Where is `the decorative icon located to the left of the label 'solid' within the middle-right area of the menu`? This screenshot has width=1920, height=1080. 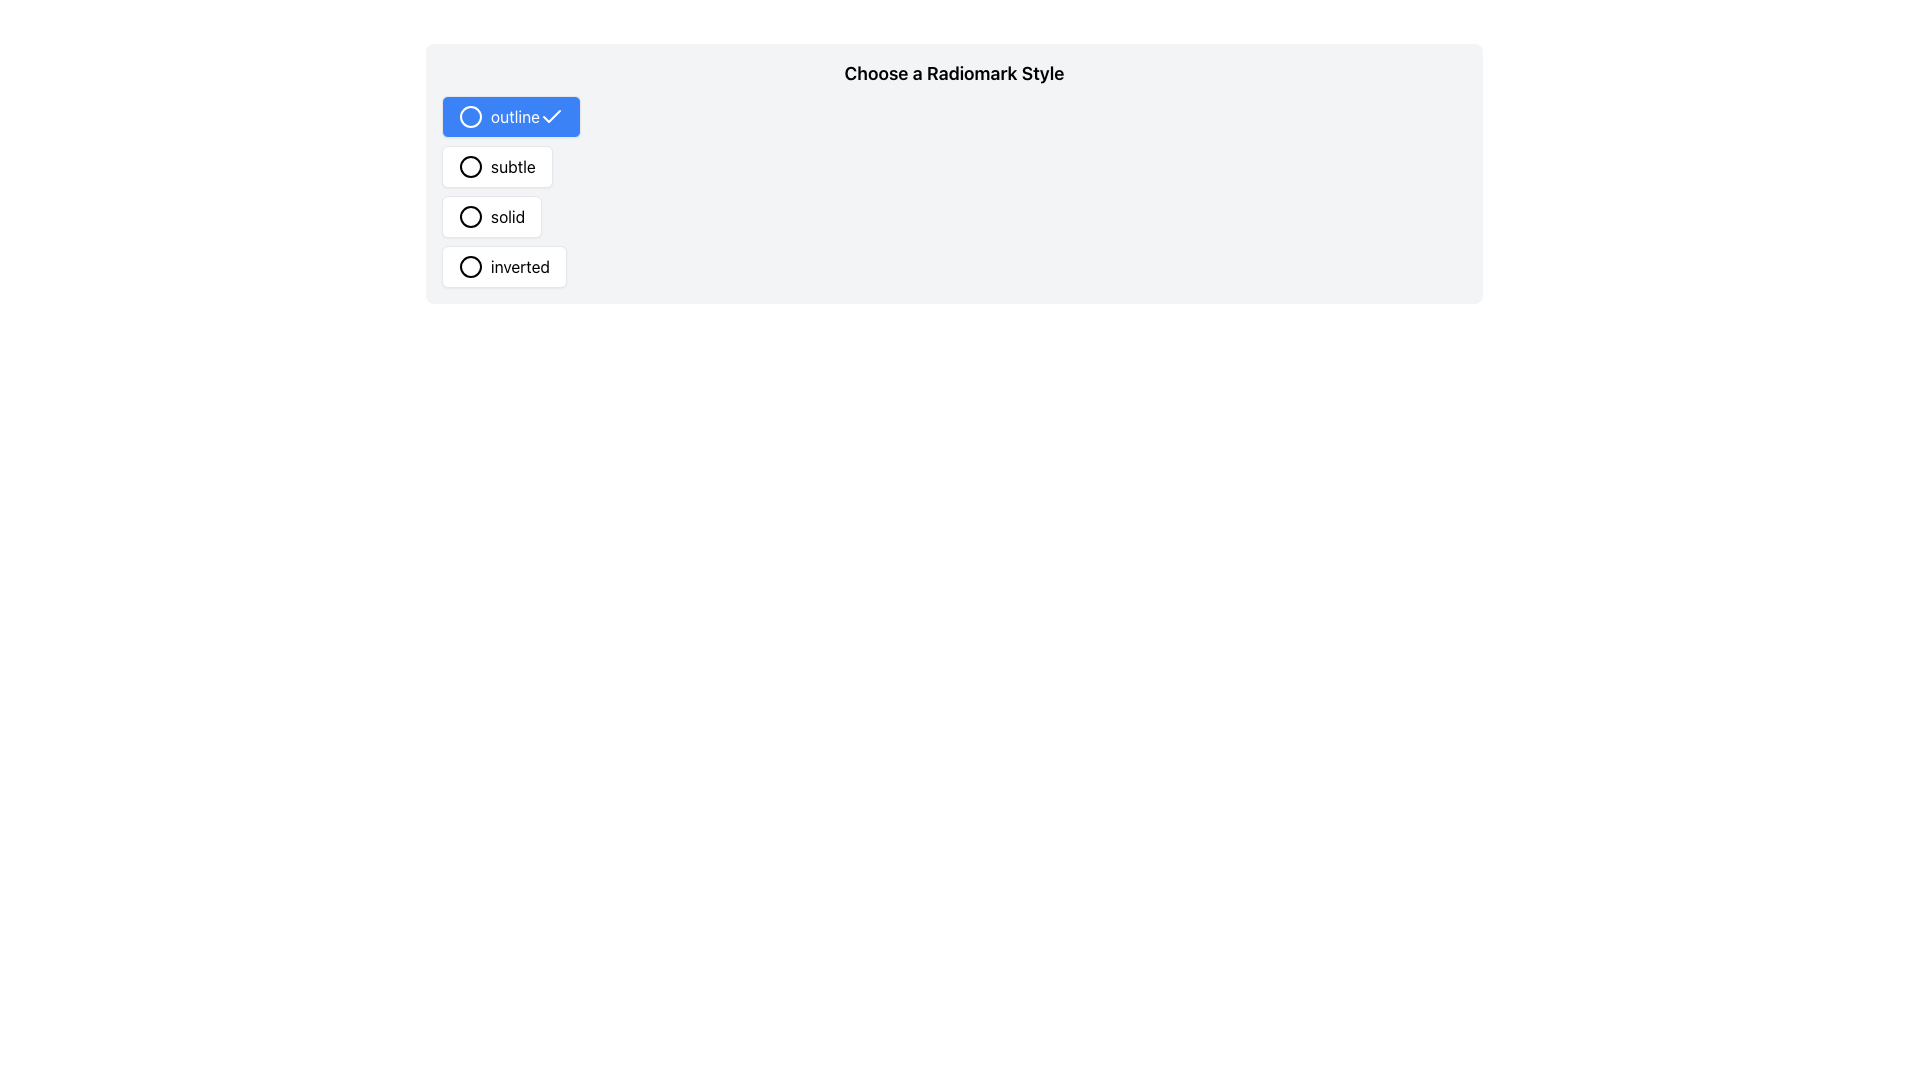
the decorative icon located to the left of the label 'solid' within the middle-right area of the menu is located at coordinates (469, 216).